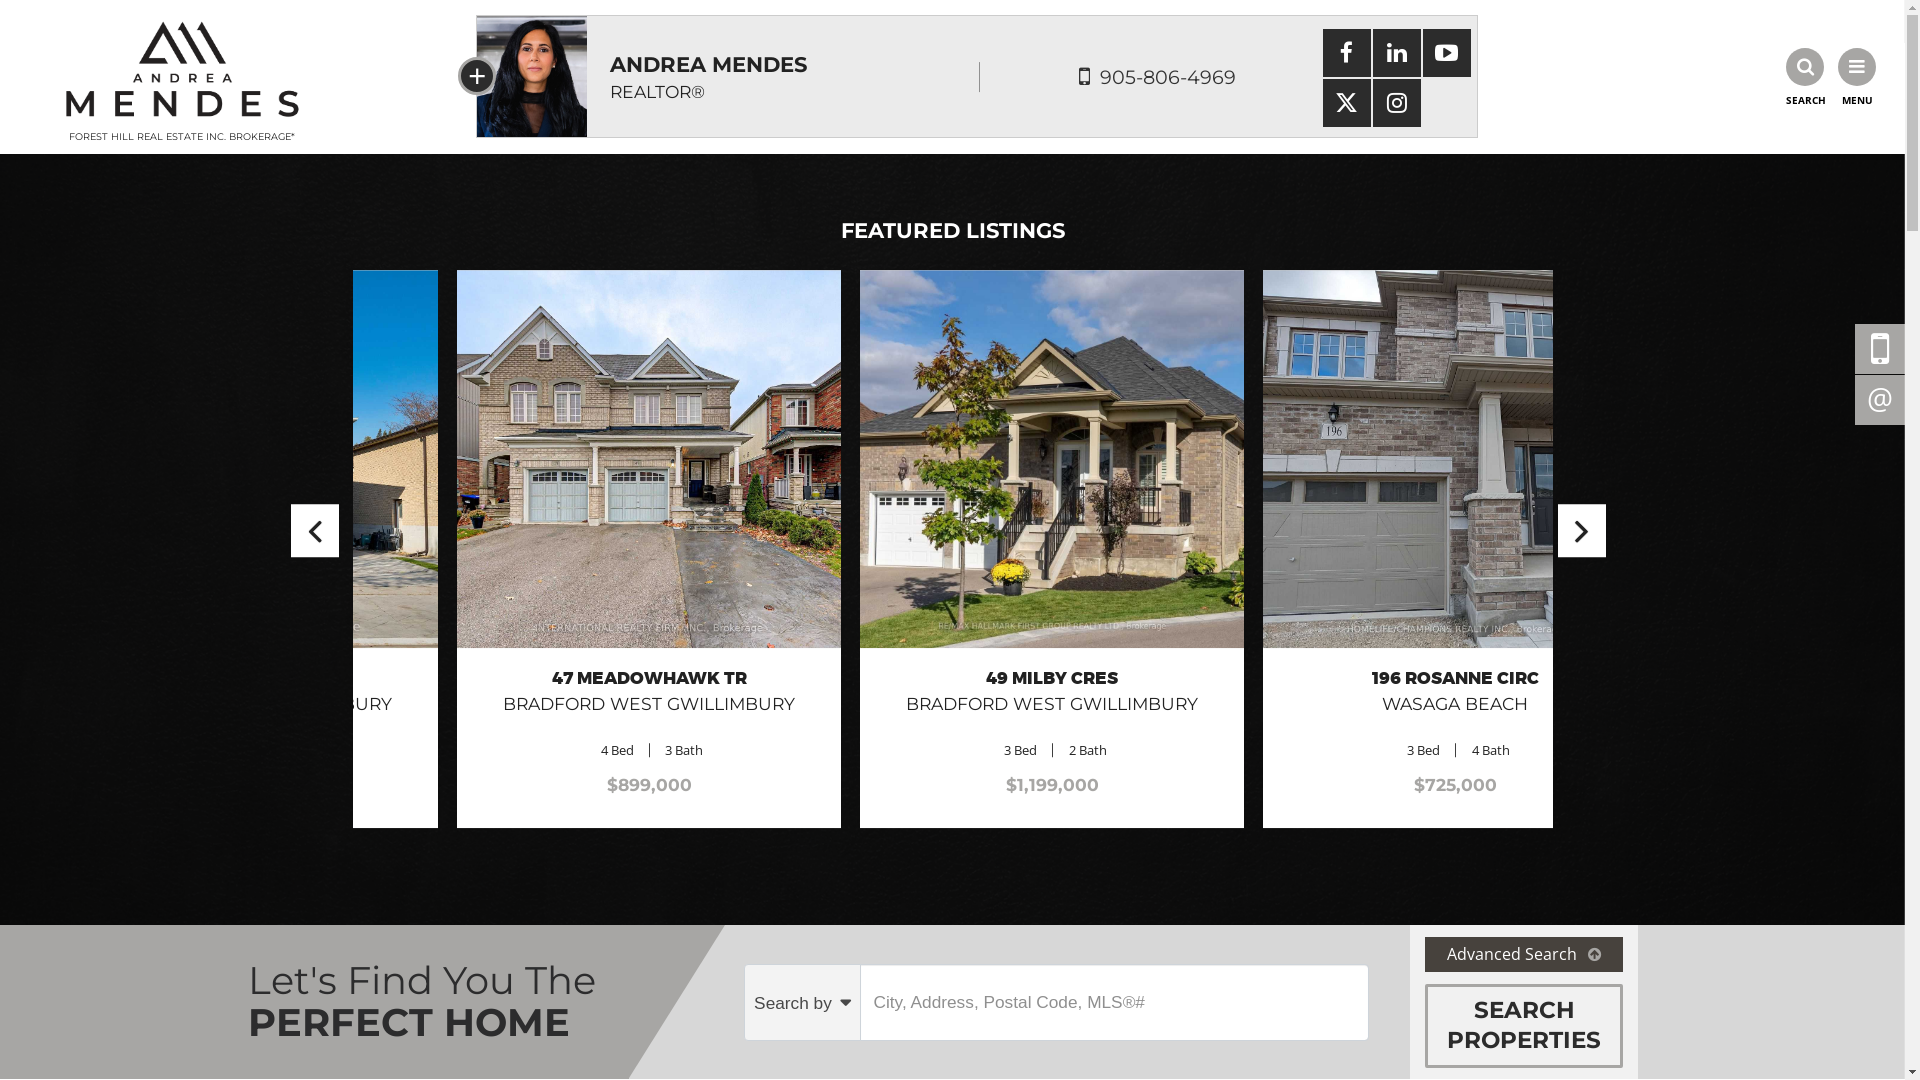 This screenshot has height=1080, width=1920. I want to click on 'FOREST HILL REAL ESTATE INC. BROKERAGE*', so click(182, 76).